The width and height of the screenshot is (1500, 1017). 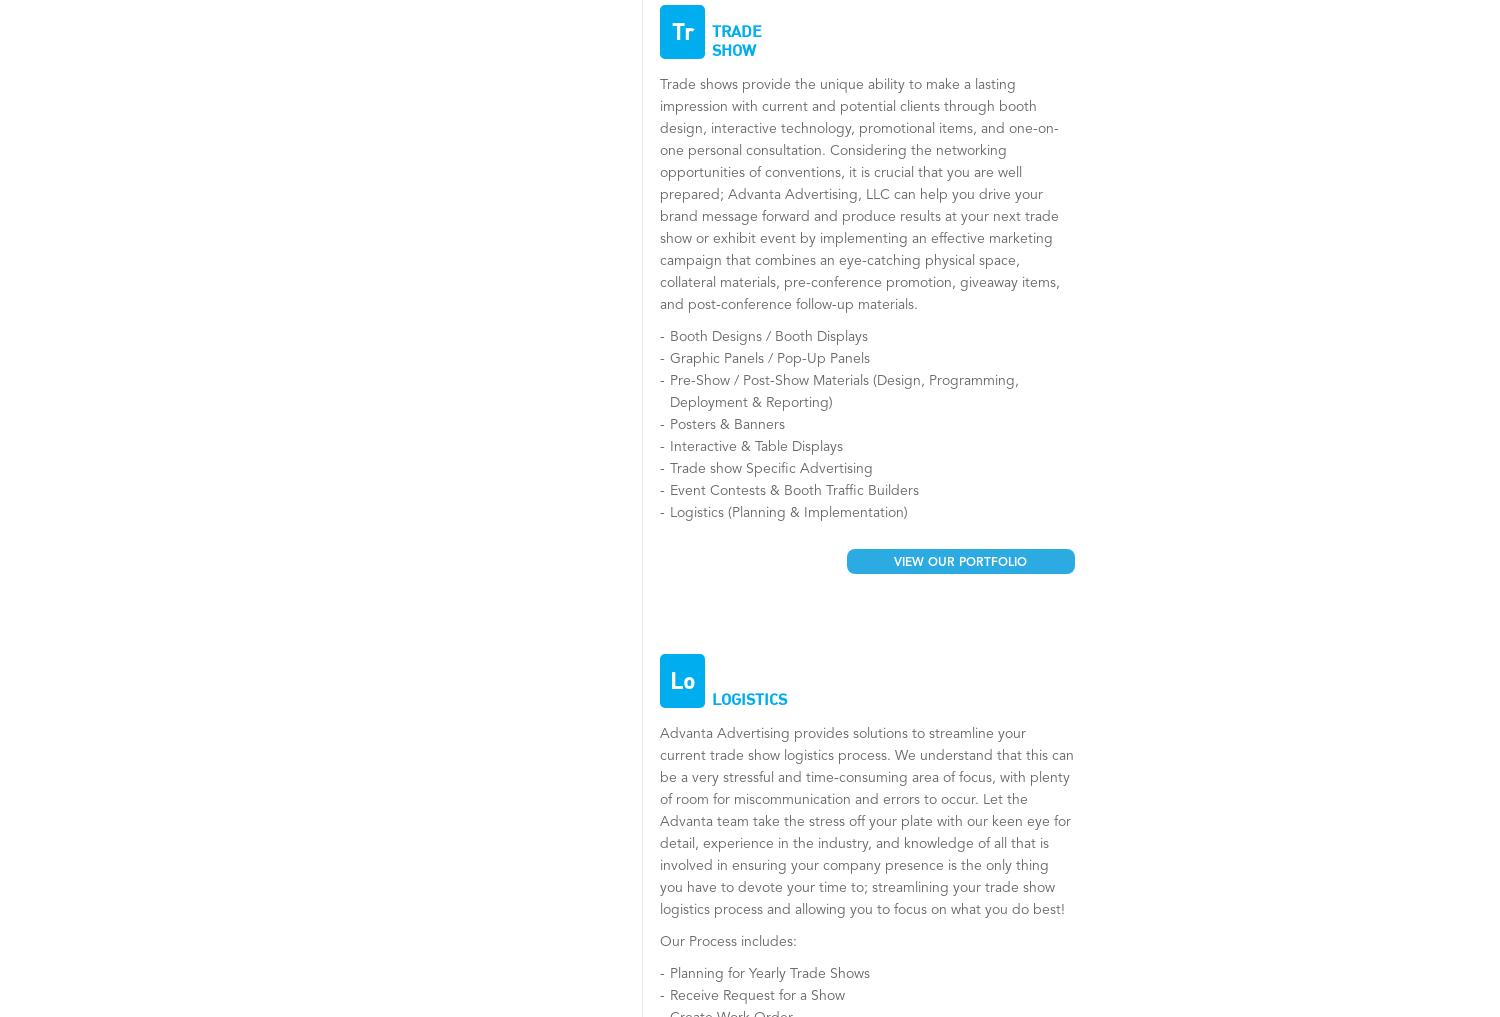 I want to click on 'Graphic Panels / Pop-Up Panels', so click(x=769, y=358).